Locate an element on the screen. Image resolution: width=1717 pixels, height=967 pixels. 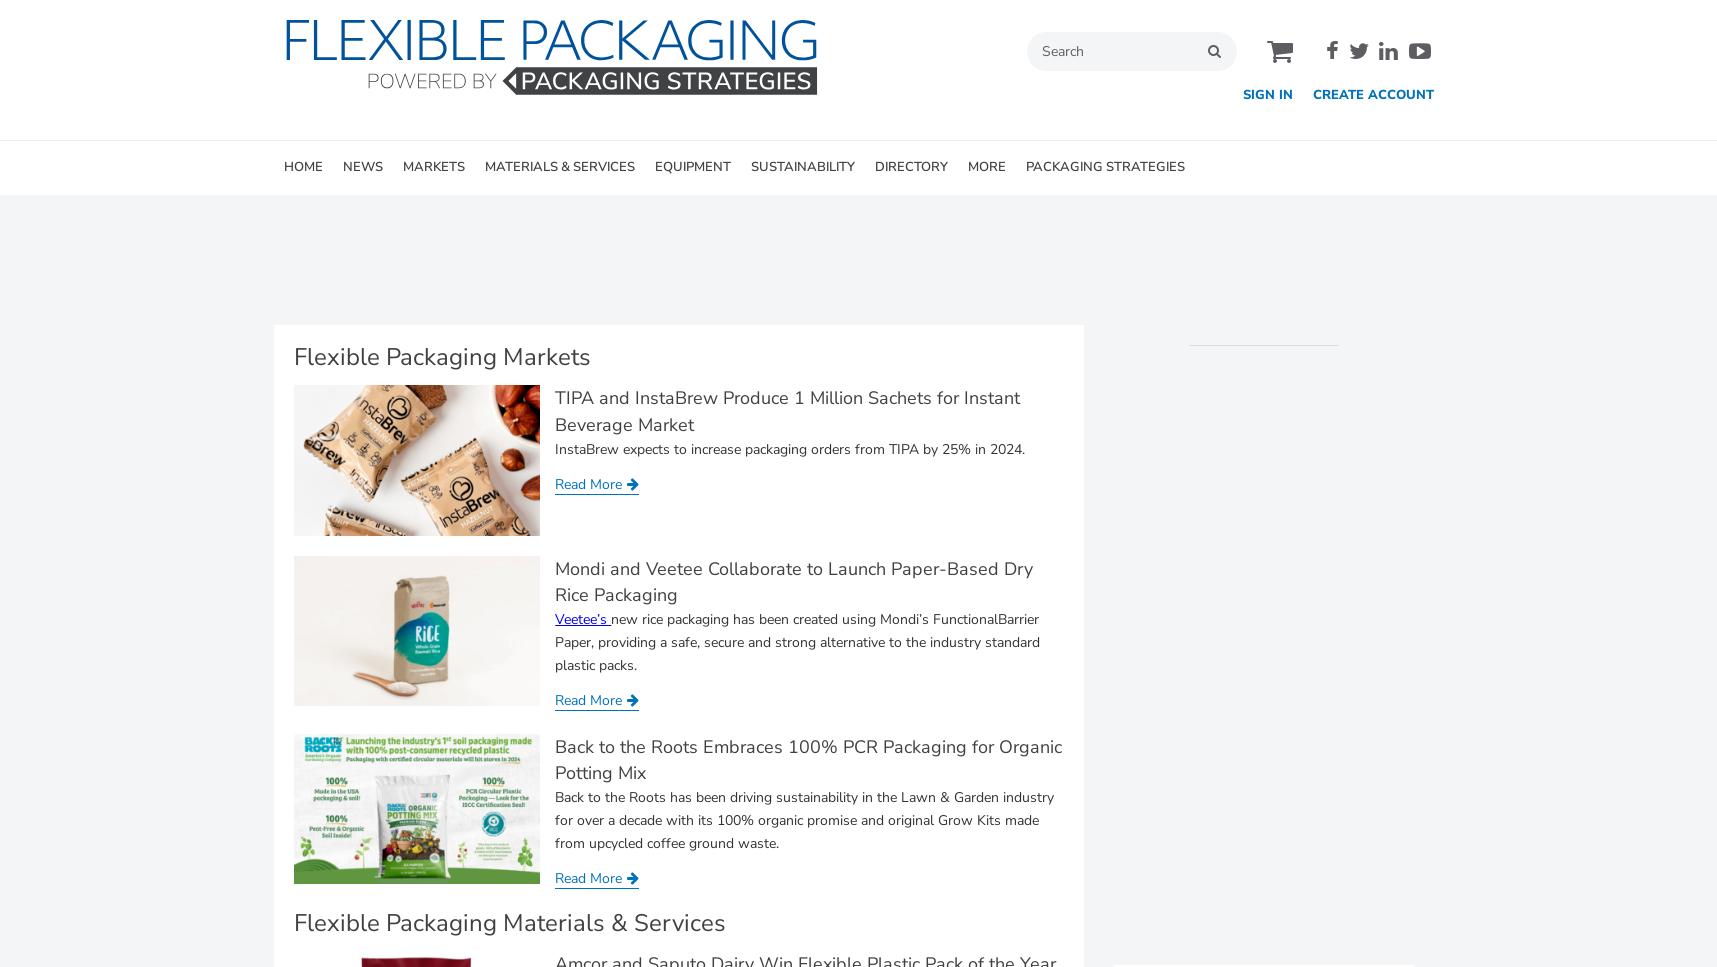
'SUSTAINABILITY' is located at coordinates (801, 167).